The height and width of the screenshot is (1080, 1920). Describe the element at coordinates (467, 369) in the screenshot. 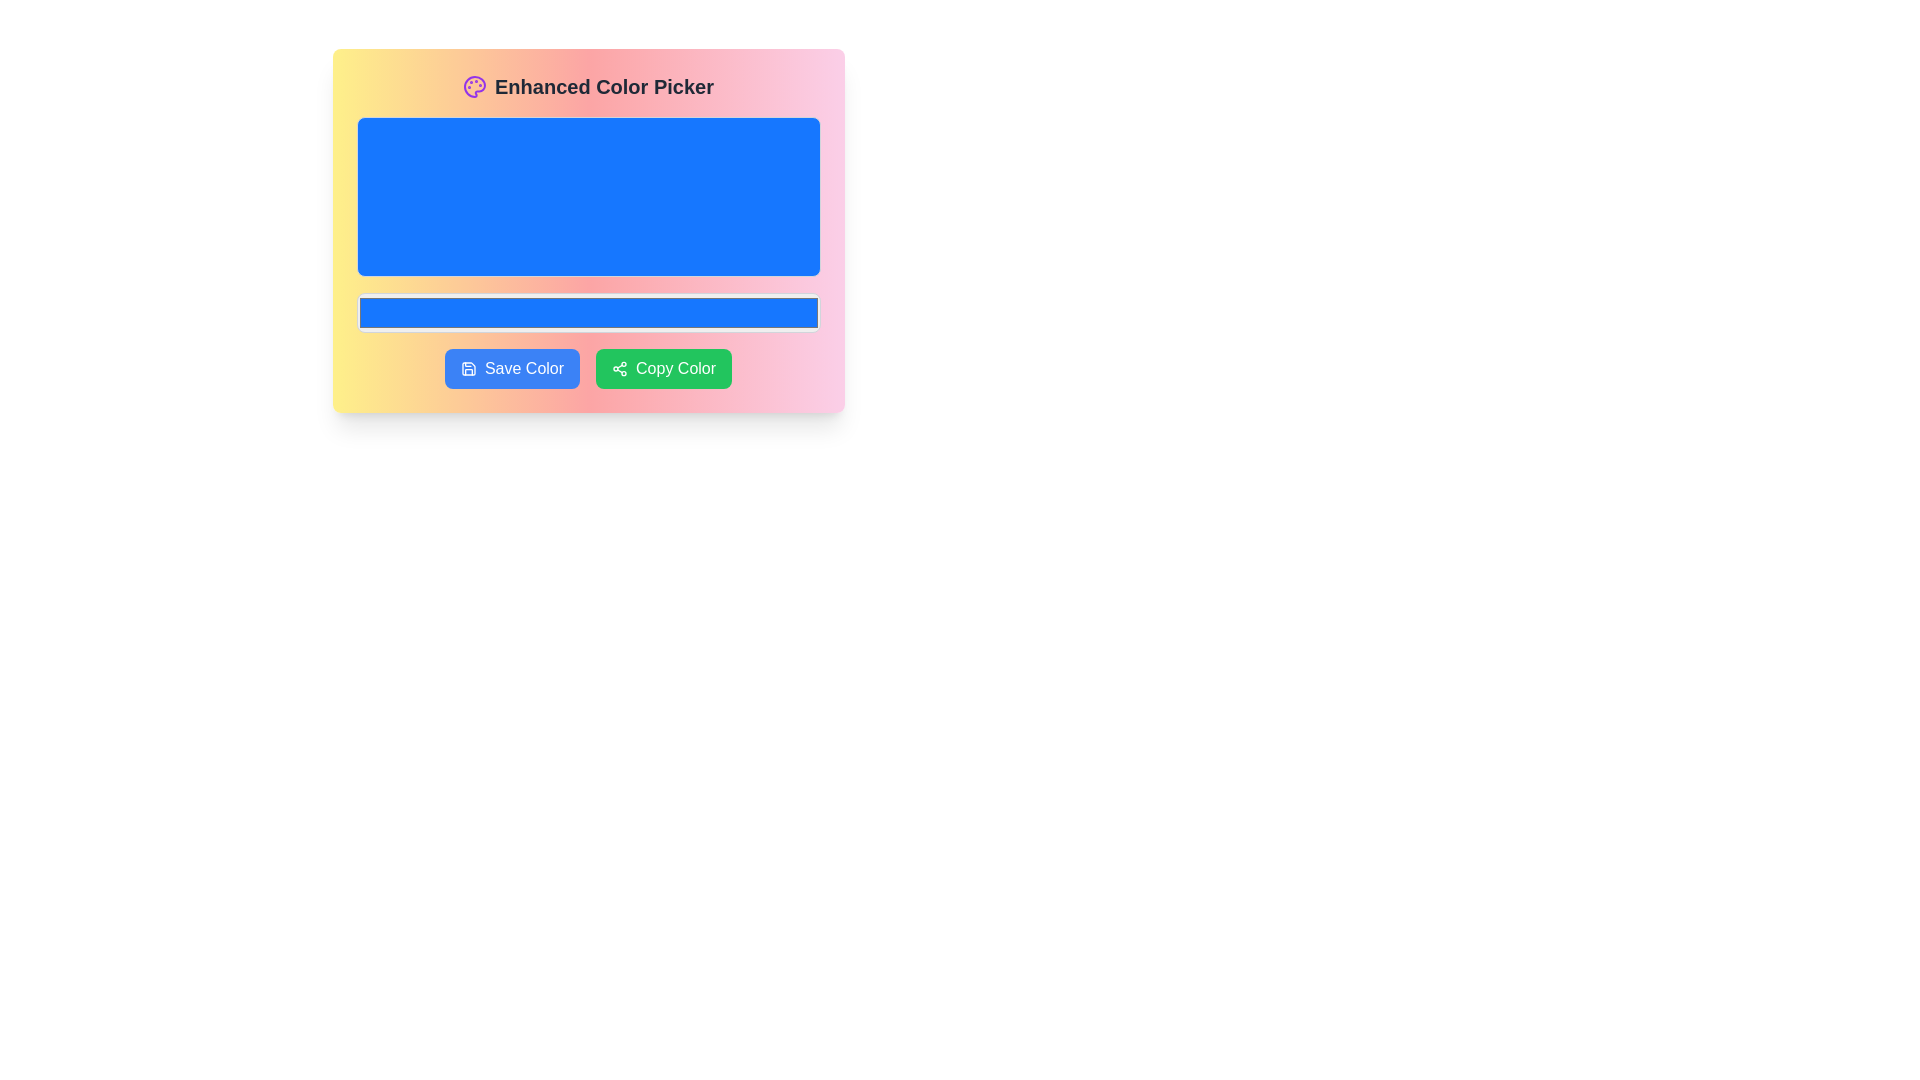

I see `the save icon located inside the 'Save Color' button, which visually represents the save action and is positioned to the left of the button's text` at that location.